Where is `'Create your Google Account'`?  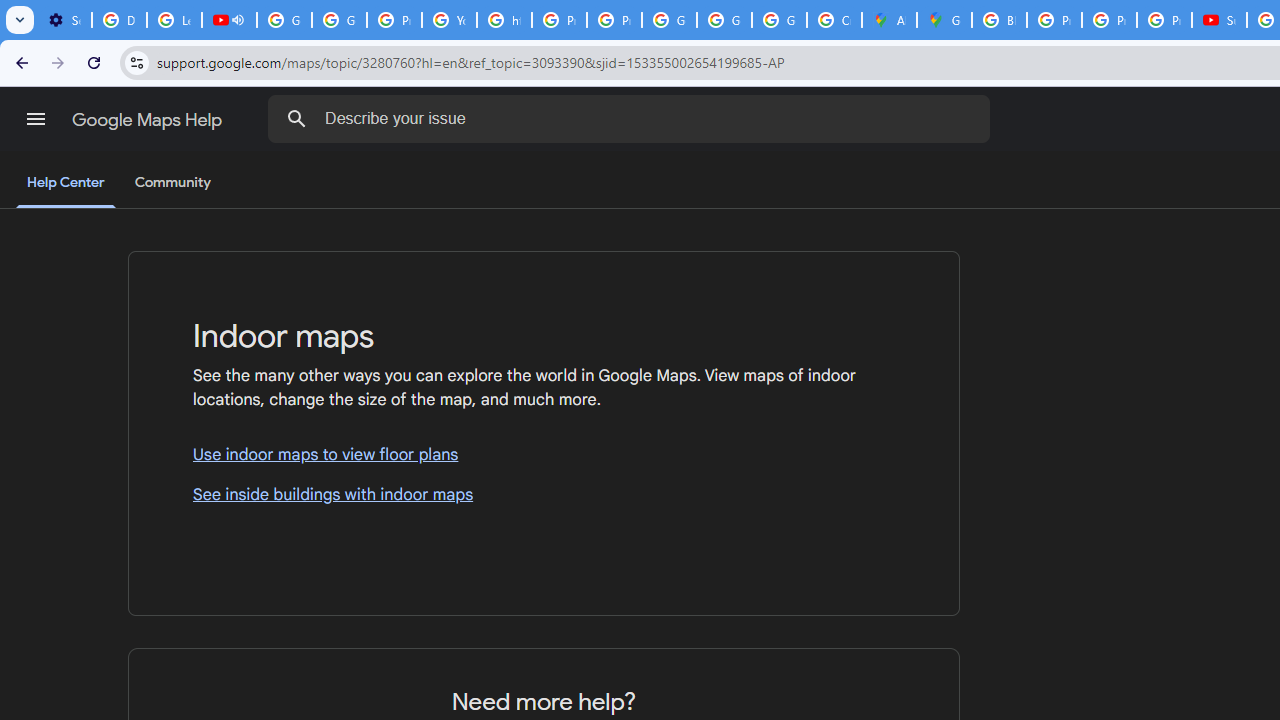 'Create your Google Account' is located at coordinates (833, 20).